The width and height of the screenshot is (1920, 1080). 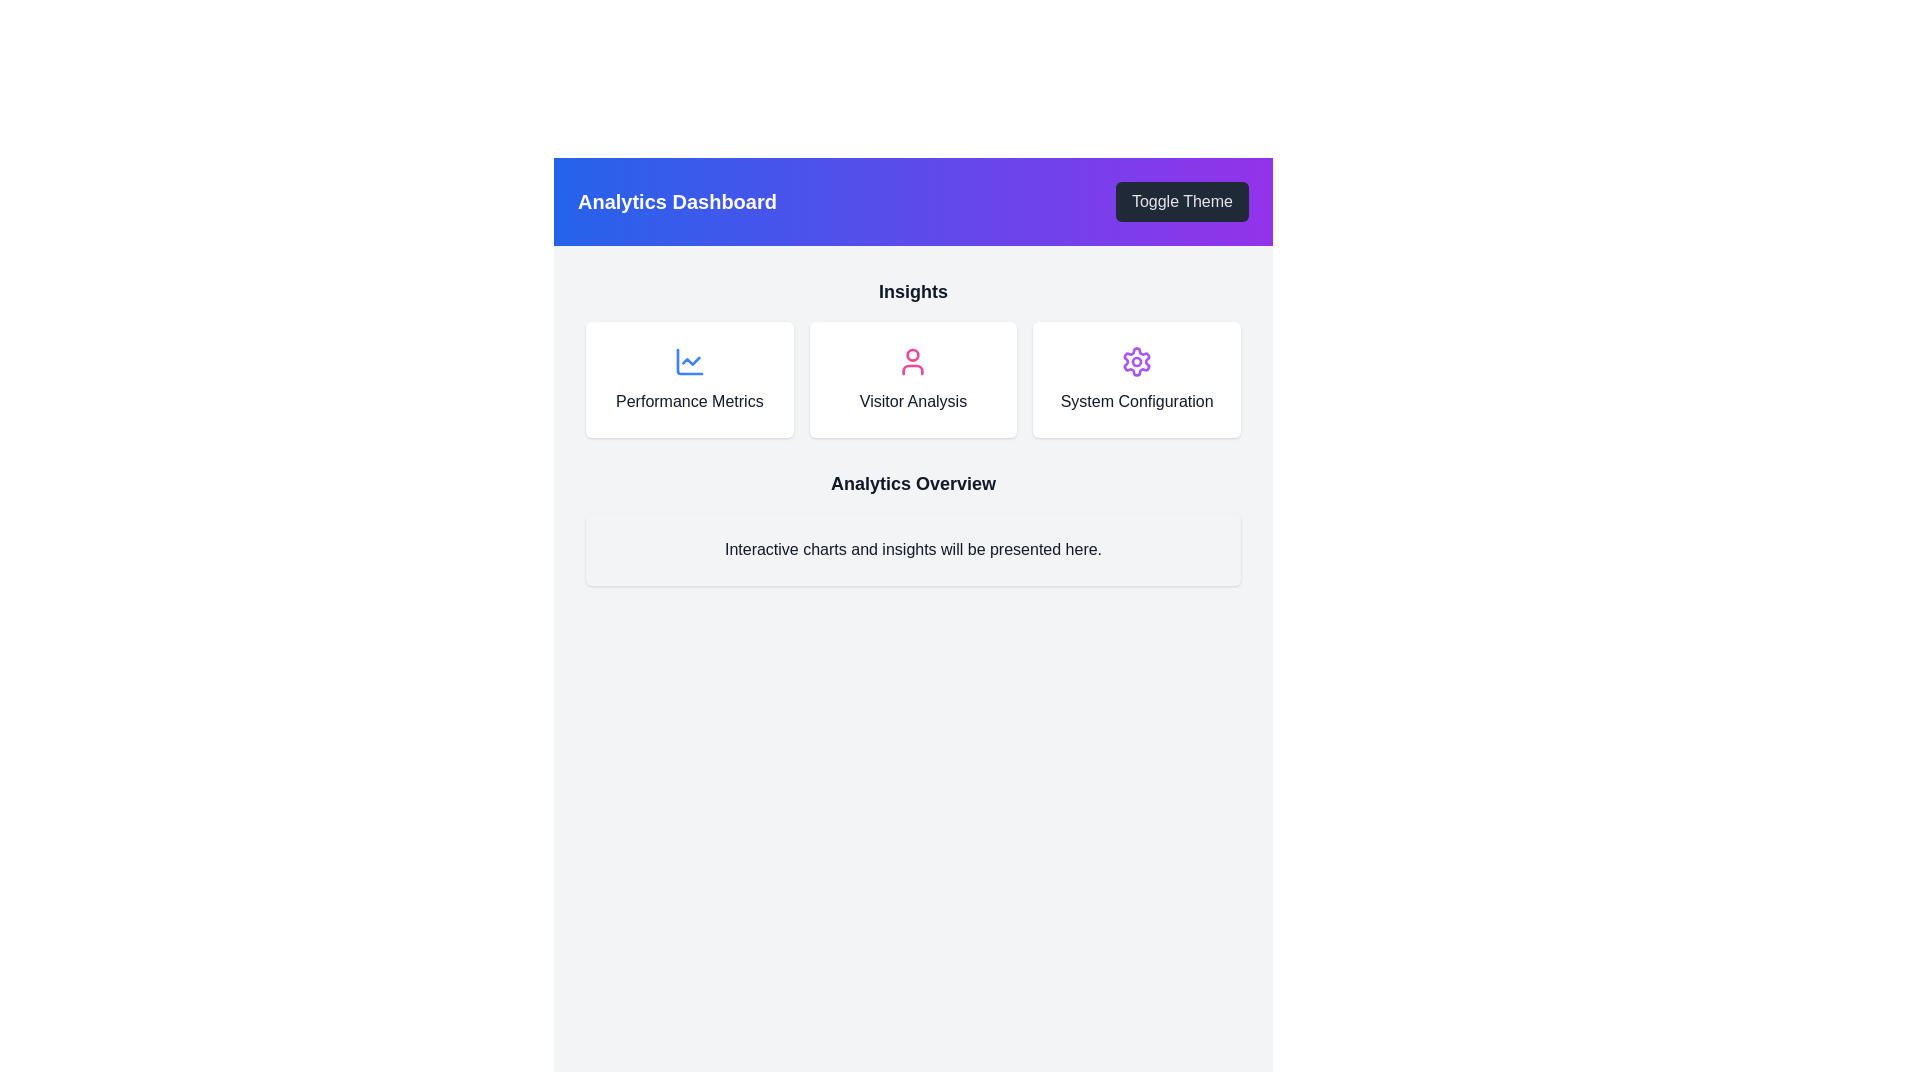 What do you see at coordinates (912, 292) in the screenshot?
I see `the text label styled as a header, which serves as the title for its section and is prominently visible beneath a blue header bar` at bounding box center [912, 292].